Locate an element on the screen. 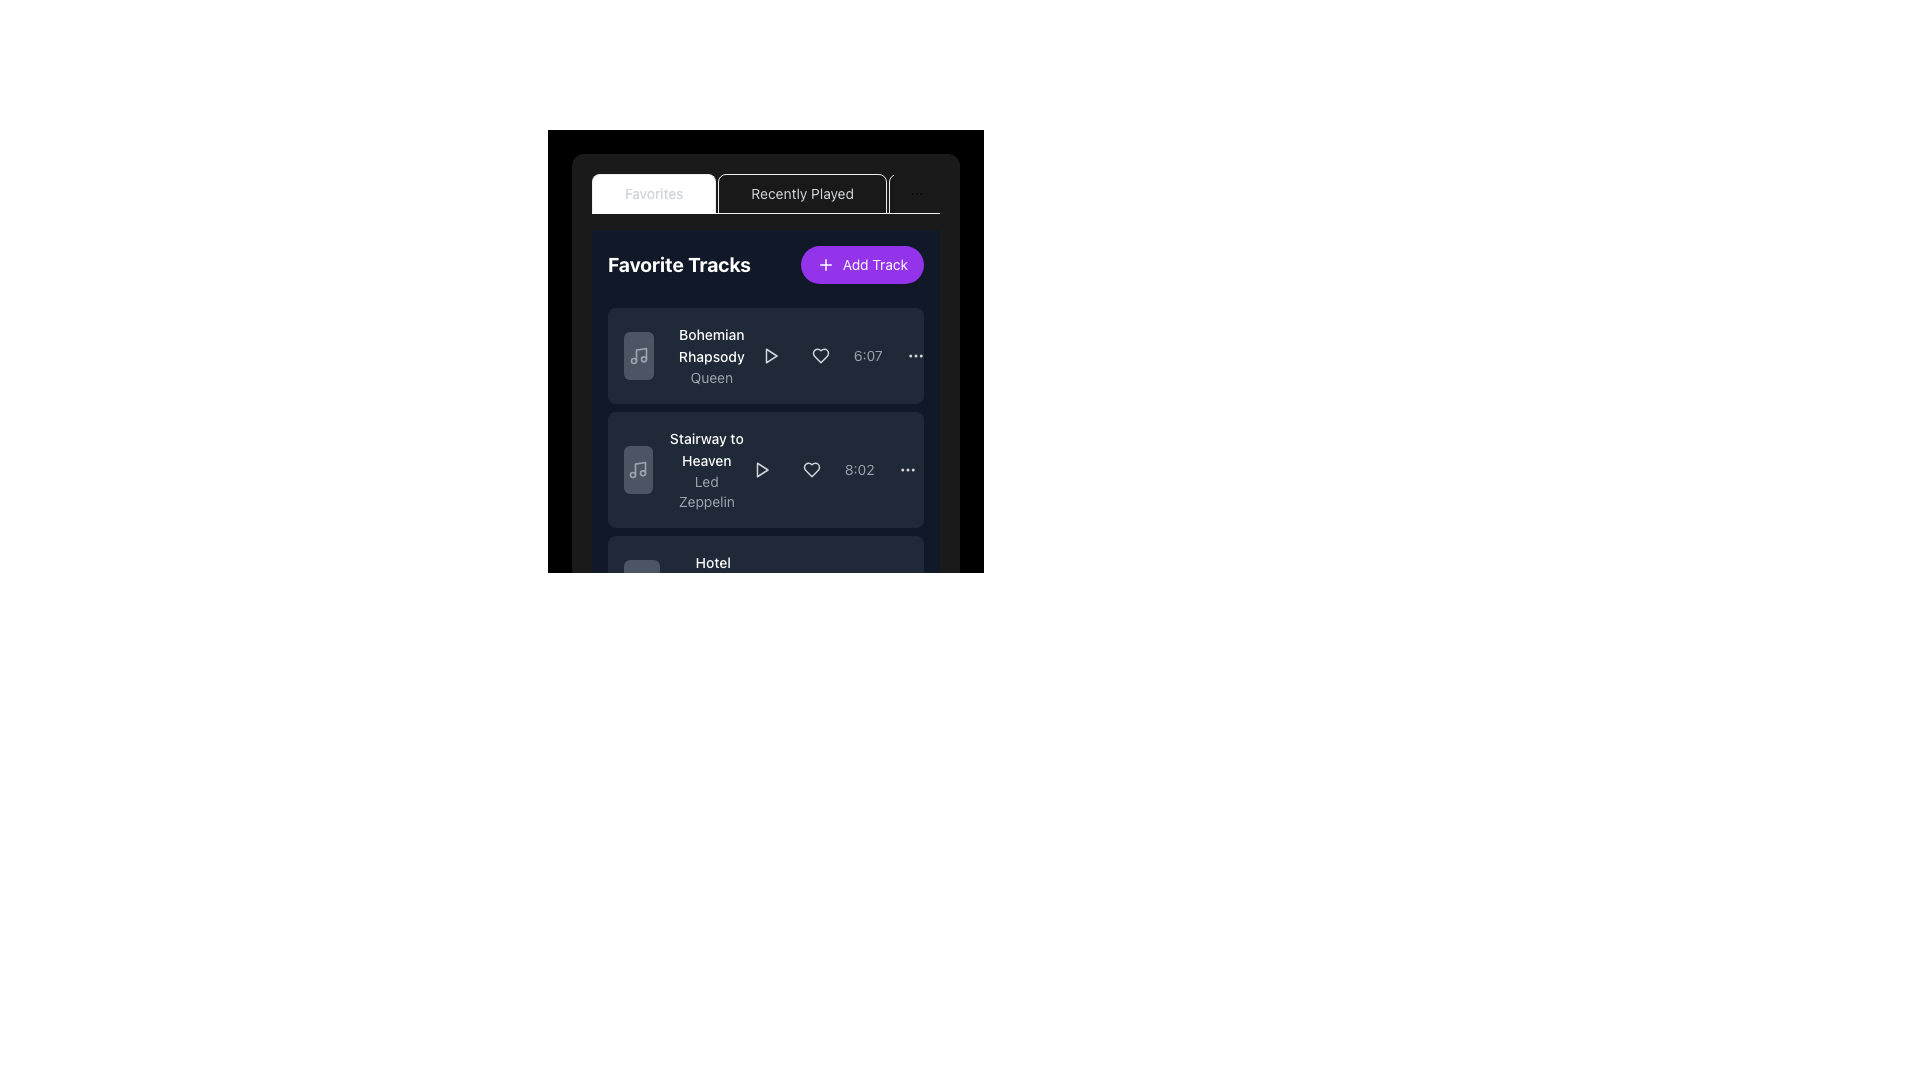 This screenshot has width=1920, height=1080. the text label displaying 'Queen', which is a small, gray-colored font located beneath the title 'Bohemian Rhapsody' in the 'Favorite Tracks' section is located at coordinates (711, 378).